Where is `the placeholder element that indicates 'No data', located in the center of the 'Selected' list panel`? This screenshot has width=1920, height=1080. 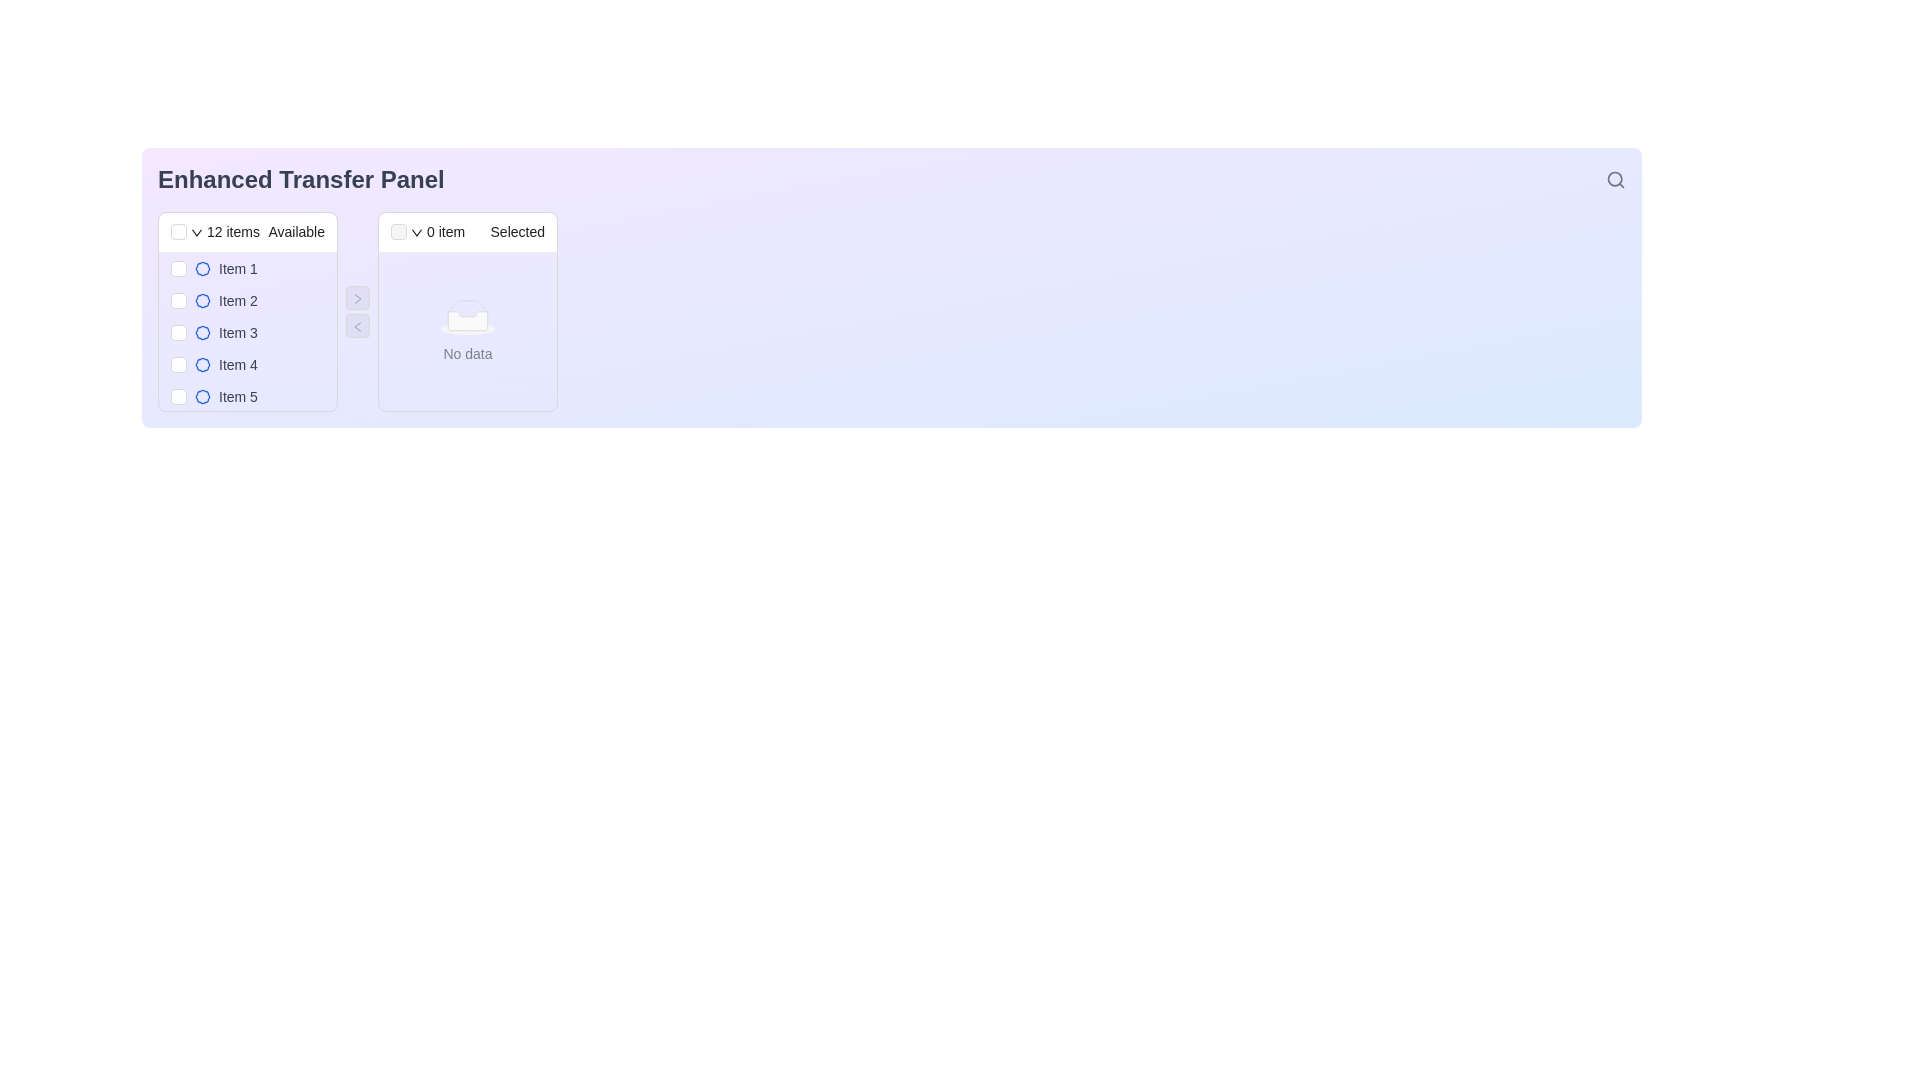
the placeholder element that indicates 'No data', located in the center of the 'Selected' list panel is located at coordinates (466, 330).